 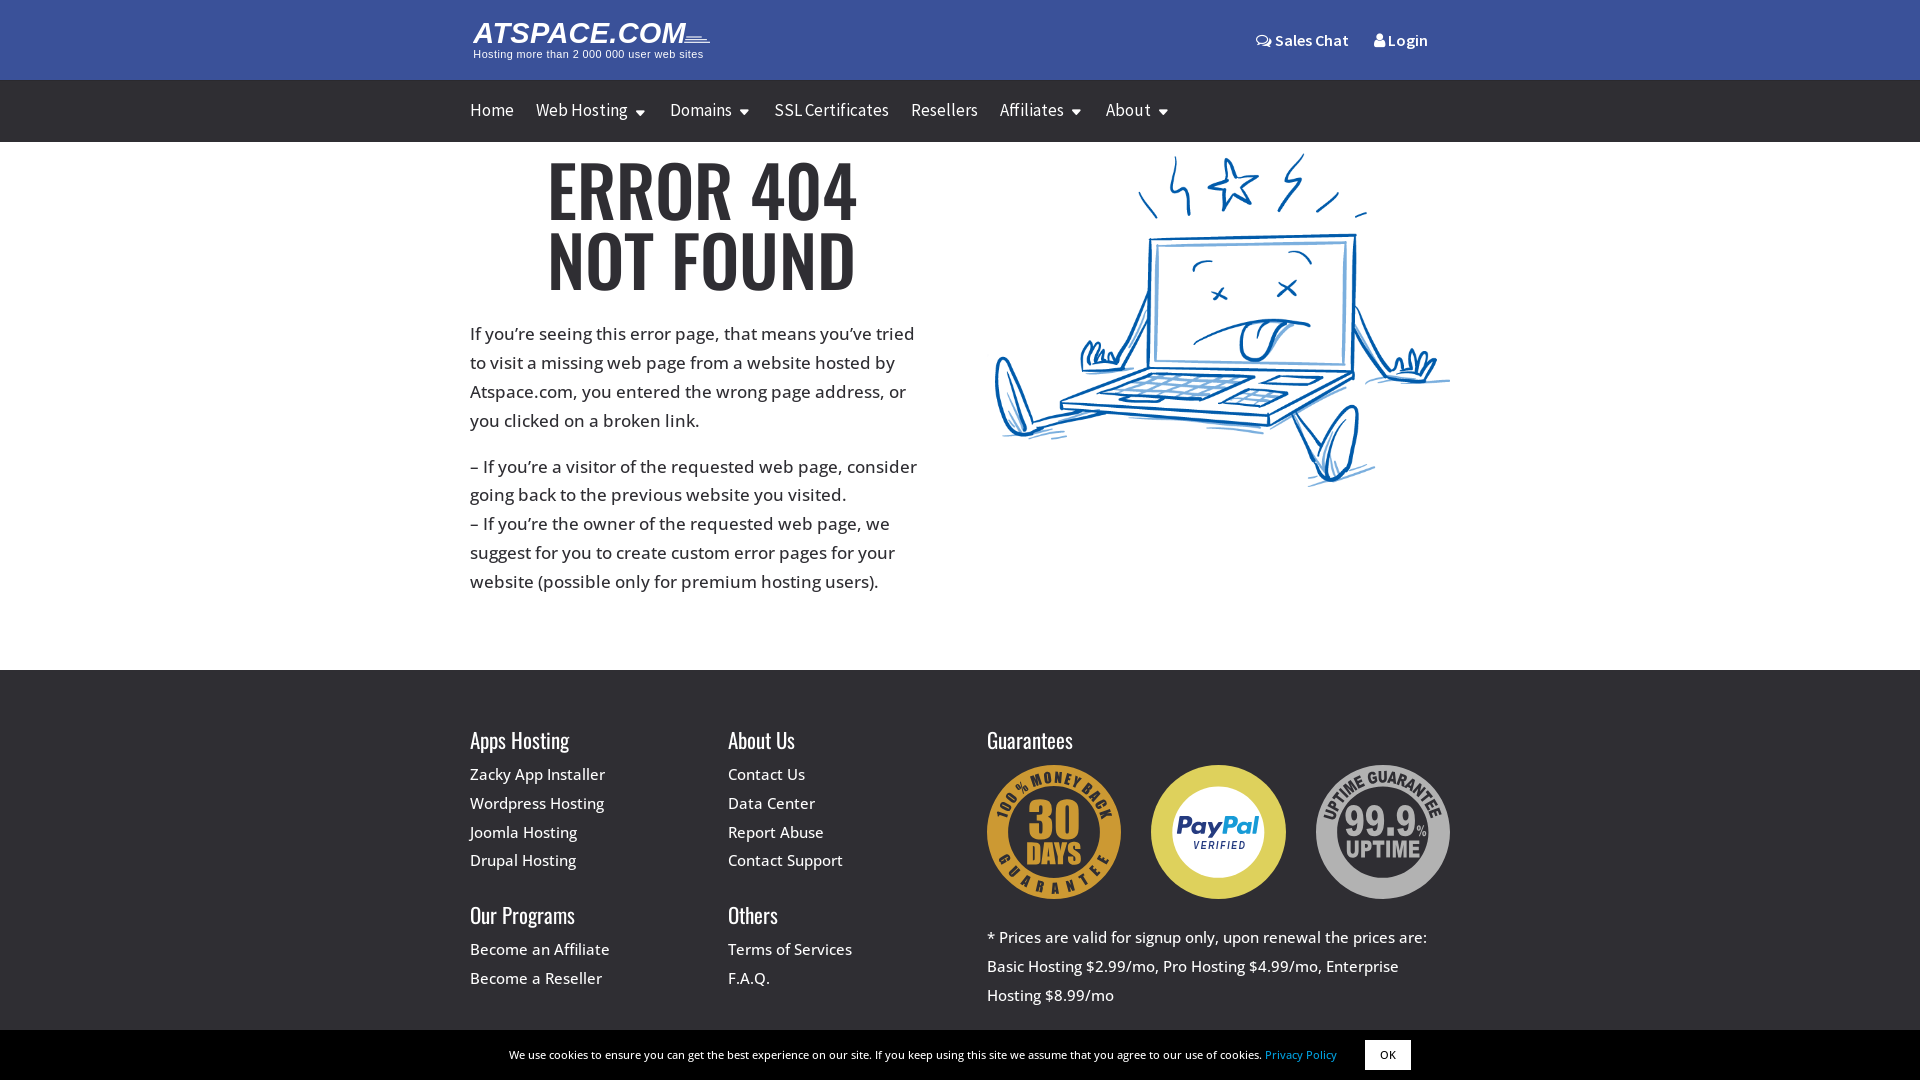 What do you see at coordinates (539, 947) in the screenshot?
I see `'Become an Affiliate'` at bounding box center [539, 947].